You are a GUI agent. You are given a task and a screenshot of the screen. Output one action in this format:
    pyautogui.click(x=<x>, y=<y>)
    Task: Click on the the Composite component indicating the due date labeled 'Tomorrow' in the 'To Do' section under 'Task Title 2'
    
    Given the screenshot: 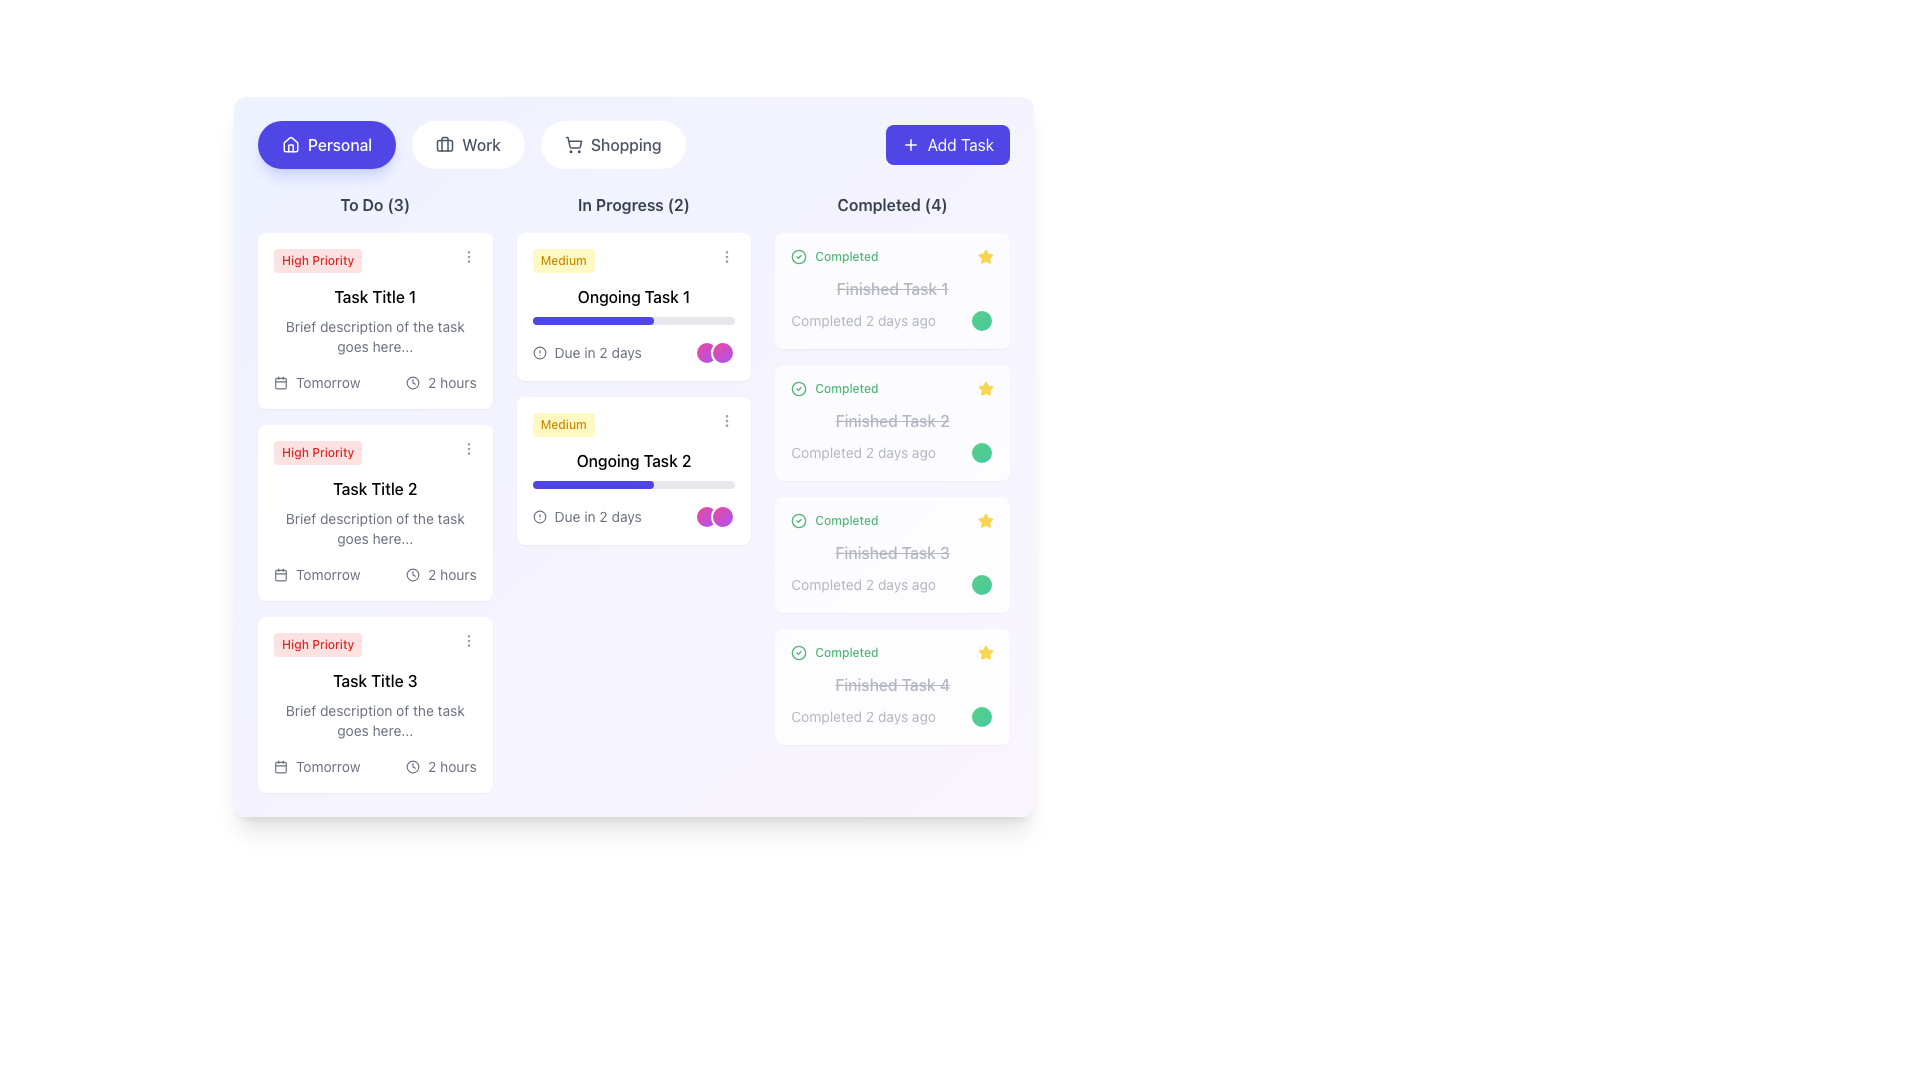 What is the action you would take?
    pyautogui.click(x=316, y=574)
    